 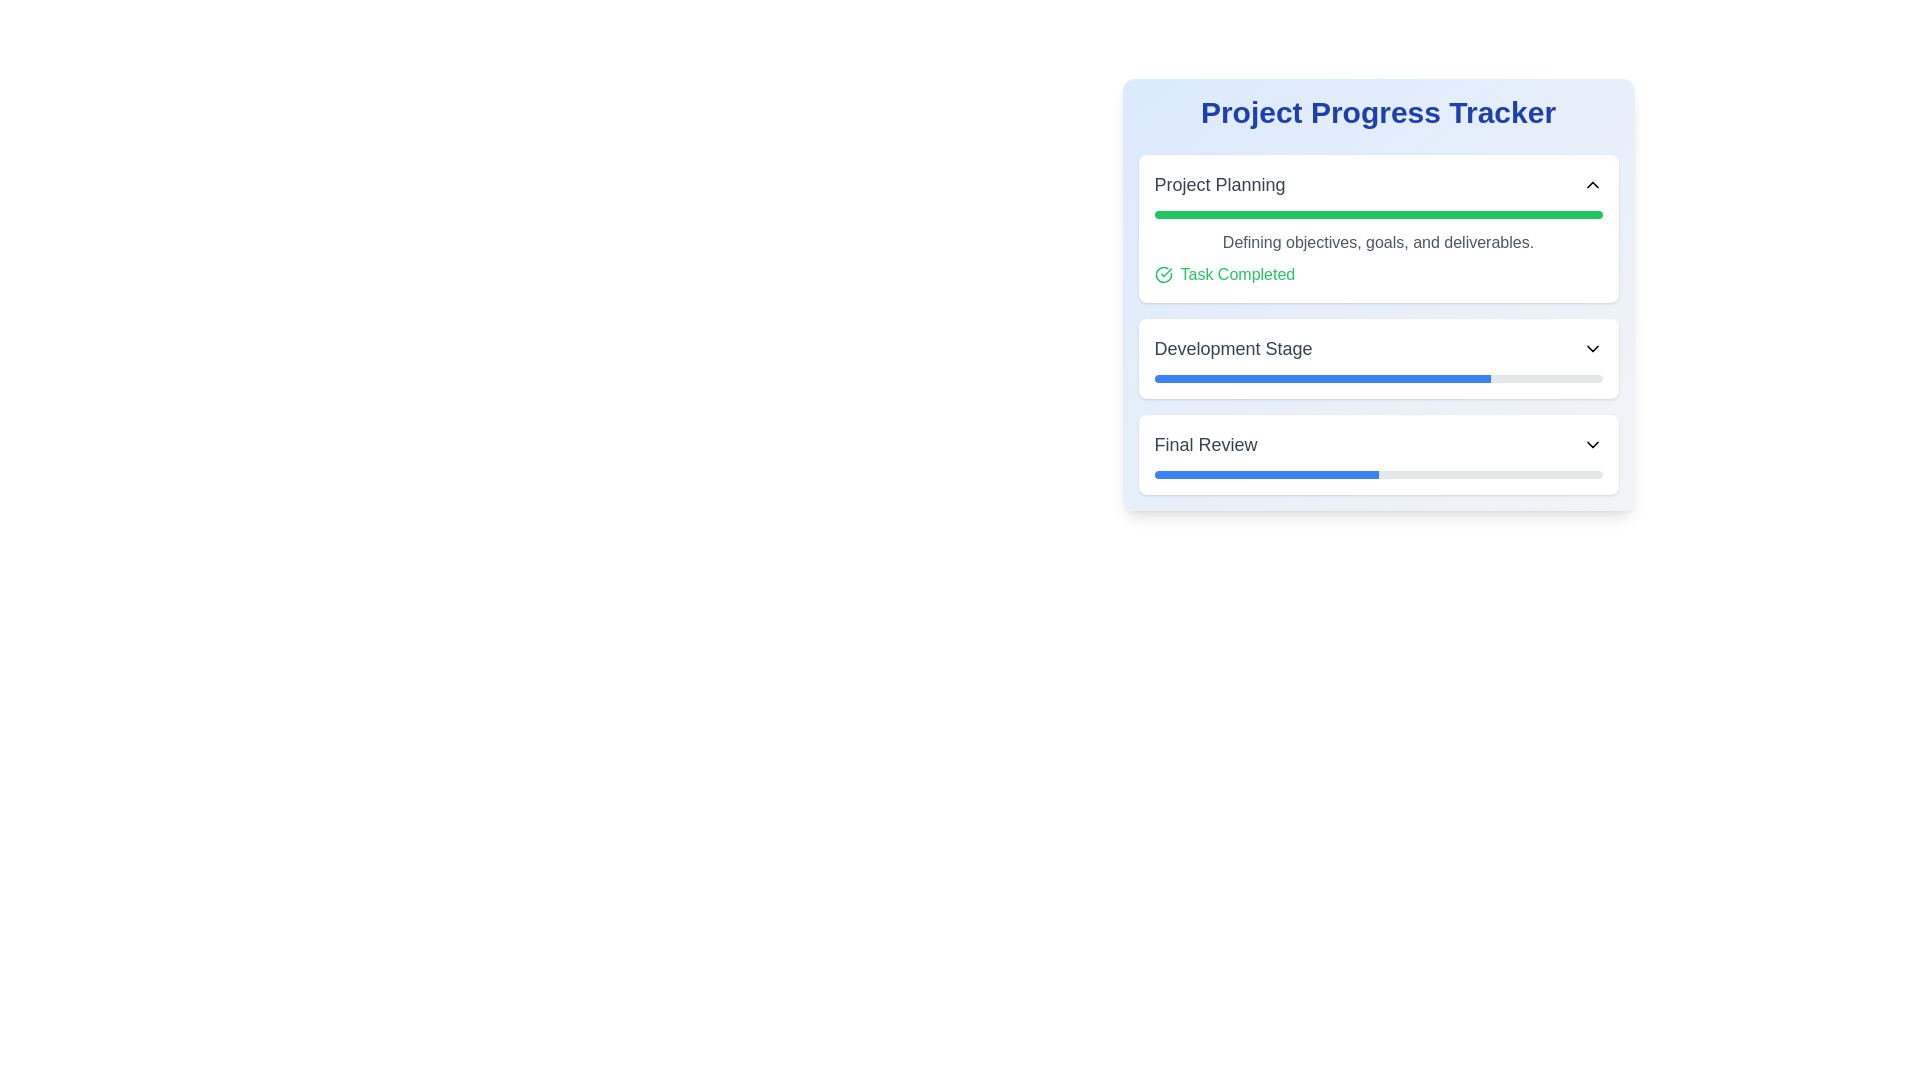 I want to click on the horizontal progress bar with rounded edges in the 'Development Stage' section of the 'Project Progress Tracker' panel, which is partially filled with blue color, so click(x=1322, y=378).